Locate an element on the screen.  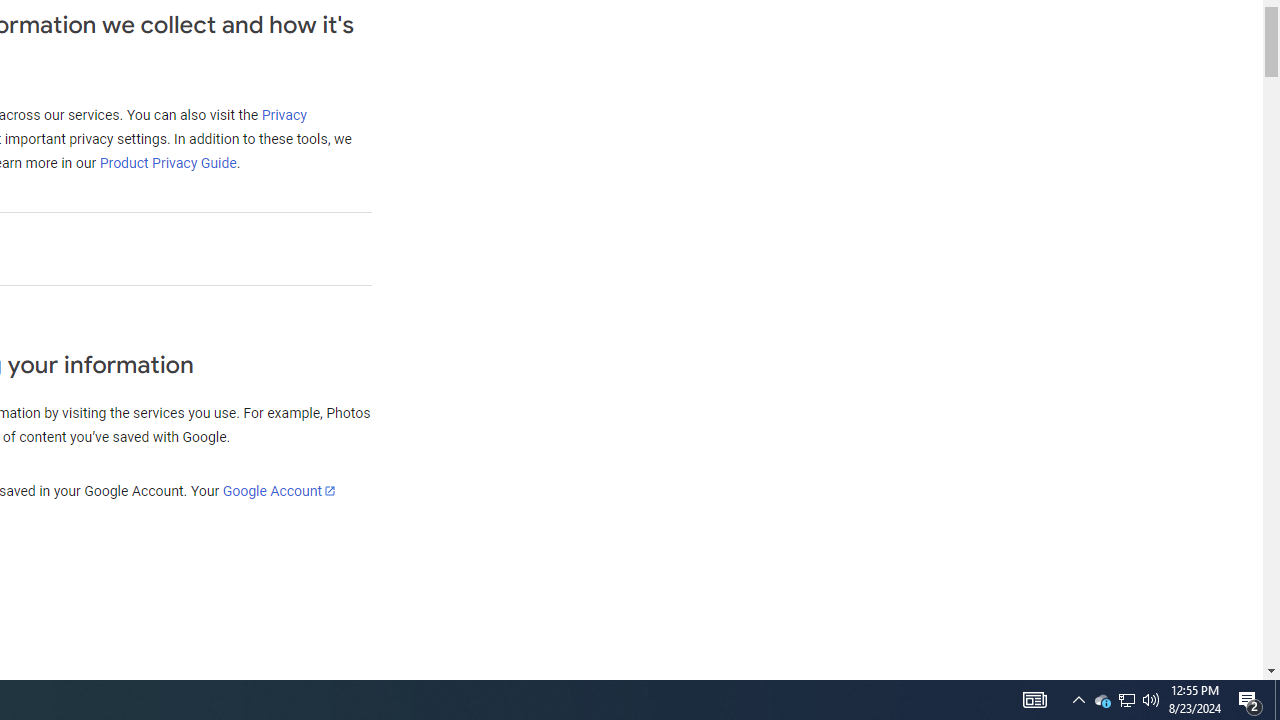
'Google Account' is located at coordinates (278, 490).